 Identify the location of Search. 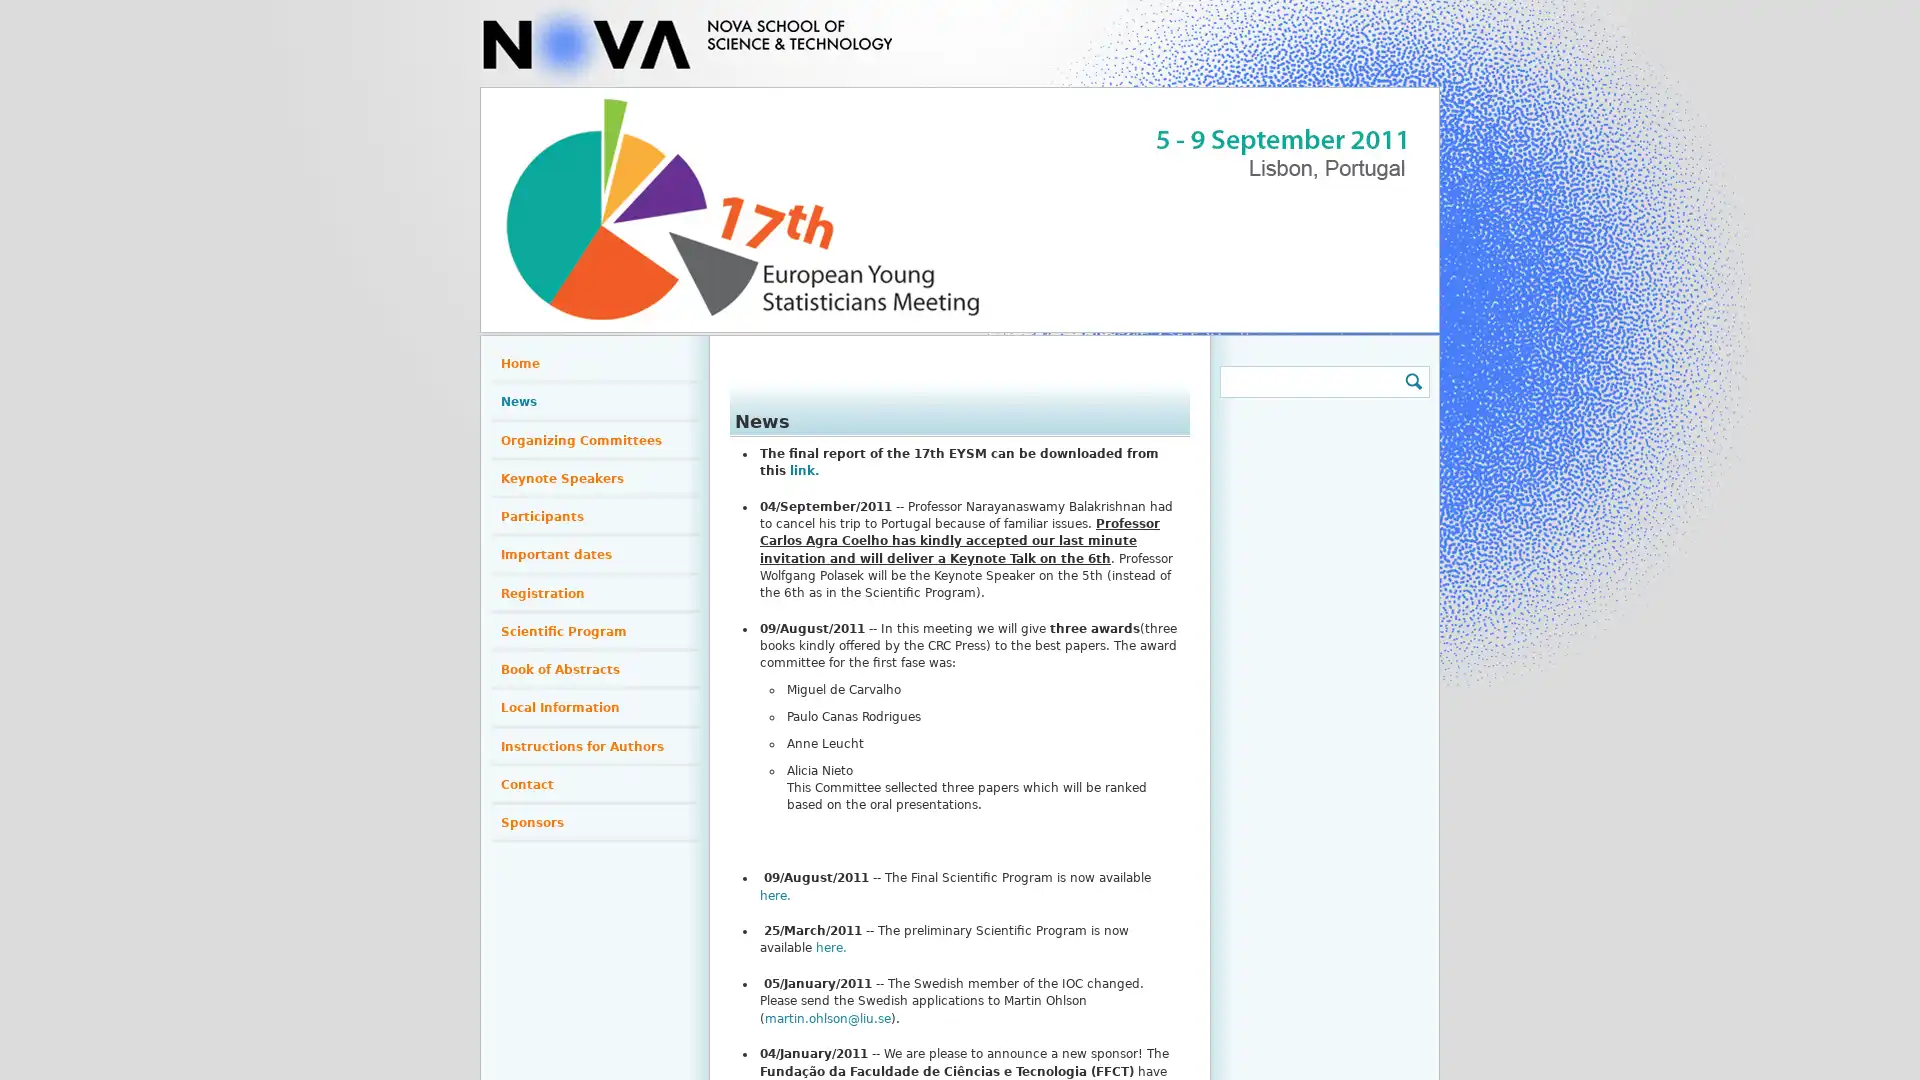
(1411, 381).